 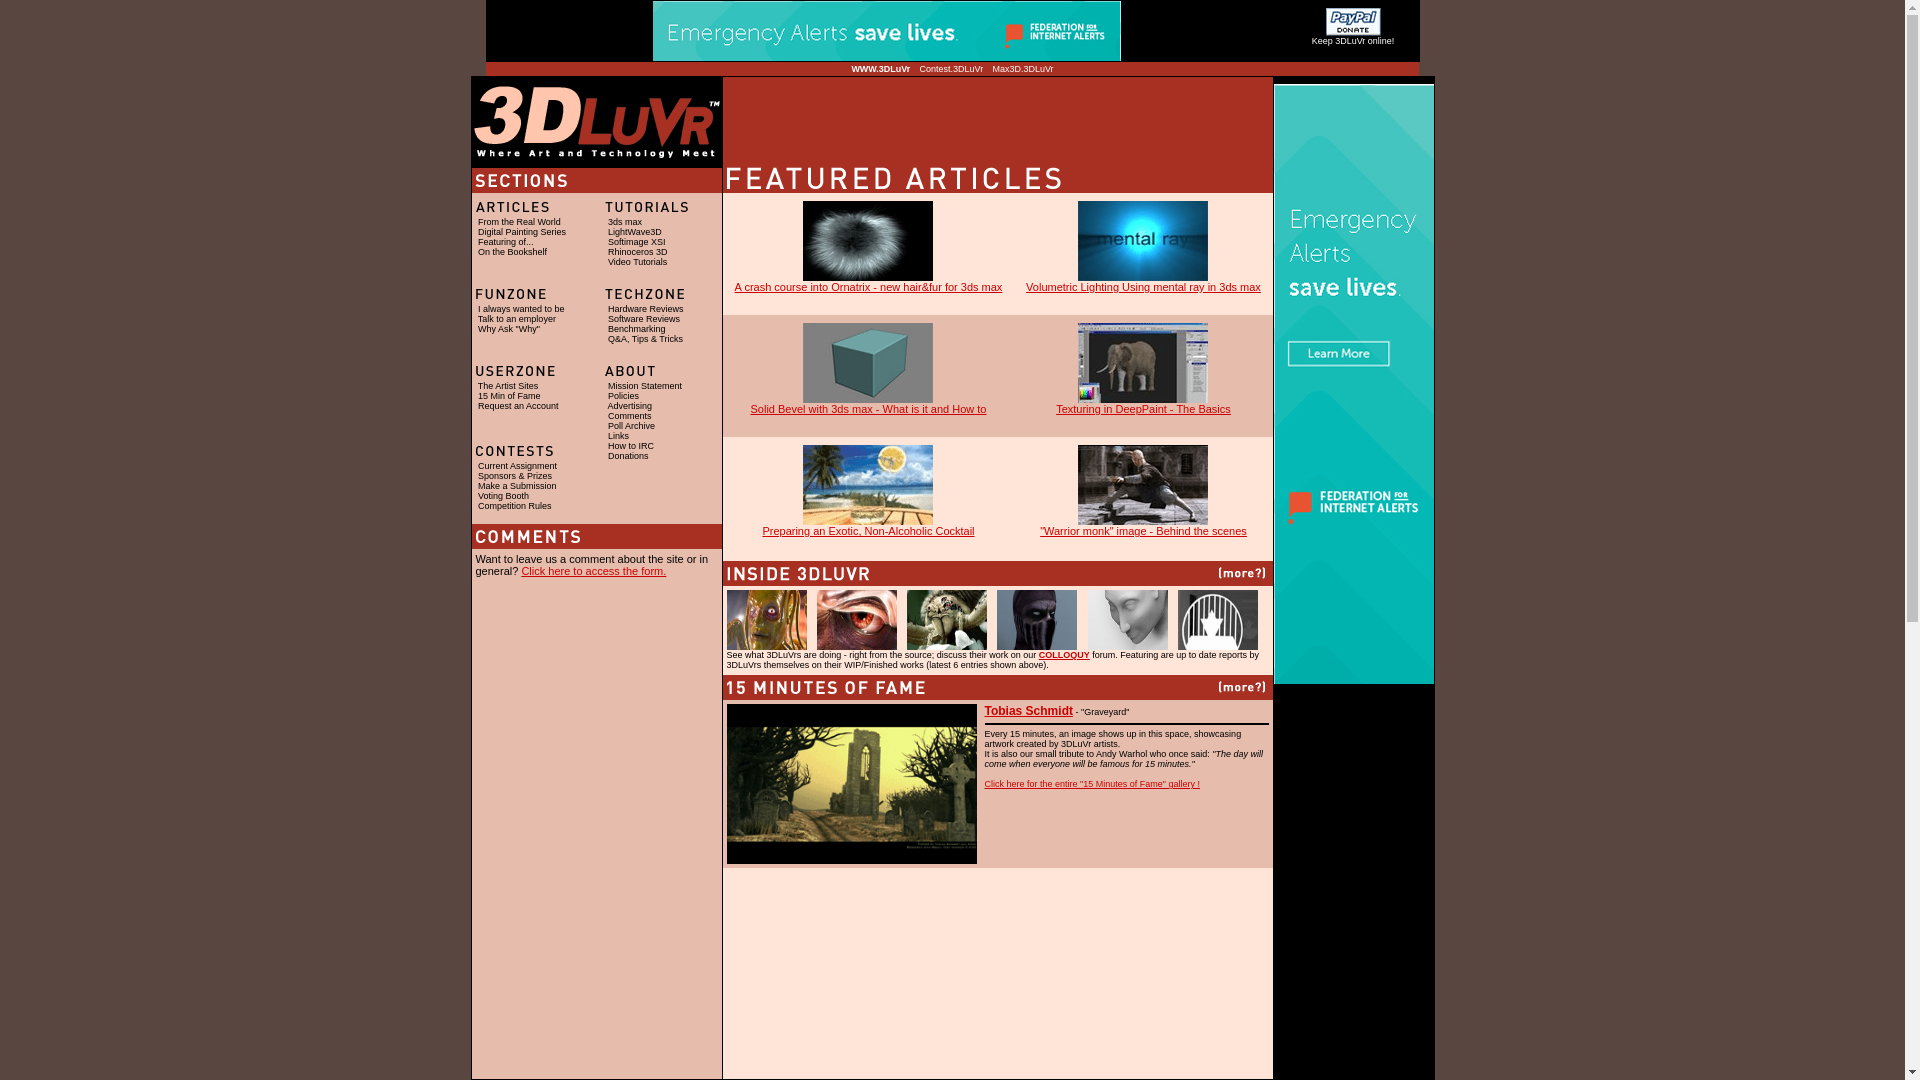 I want to click on 'Texturing in DeepPaint - The Basics', so click(x=1143, y=404).